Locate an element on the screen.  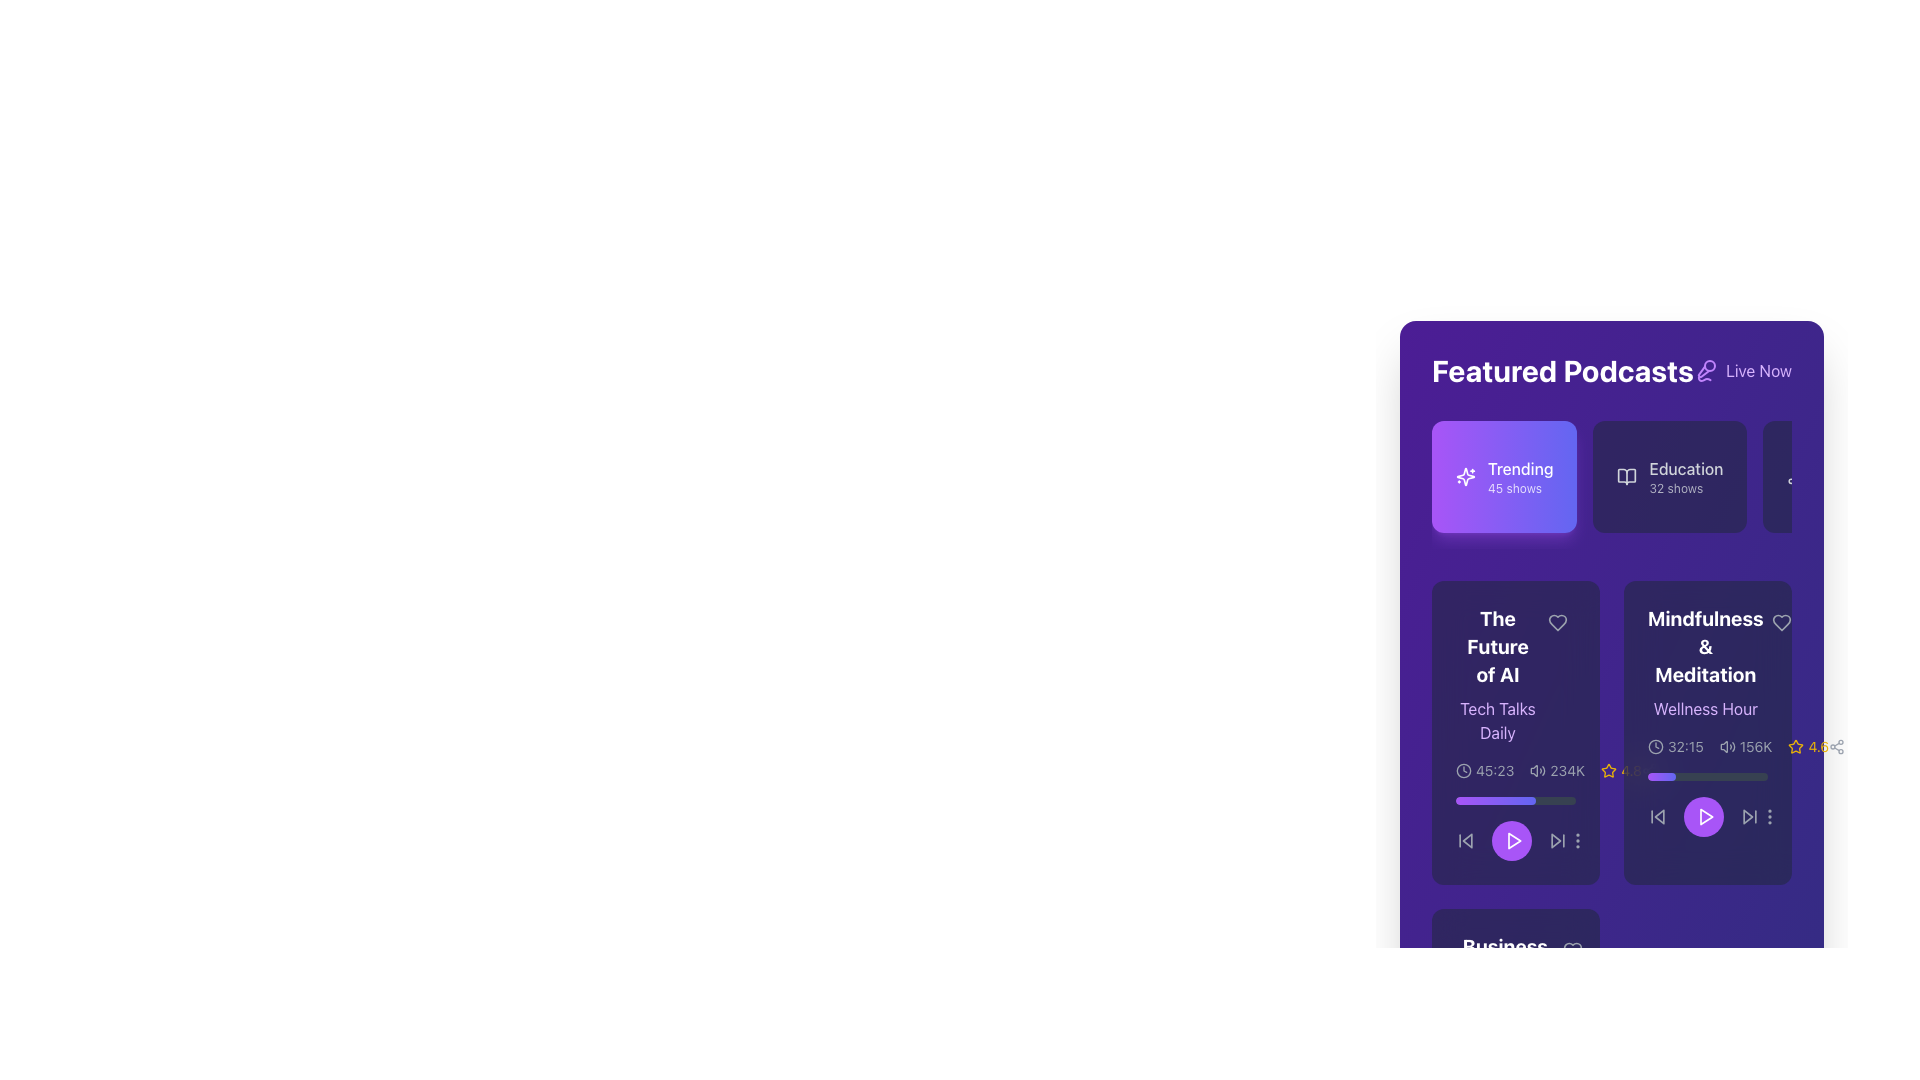
the Label with Icon that features a microphone icon and the text 'Live Now' in purple tones, located in the top-right corner of the 'Featured Podcasts' section is located at coordinates (1741, 370).